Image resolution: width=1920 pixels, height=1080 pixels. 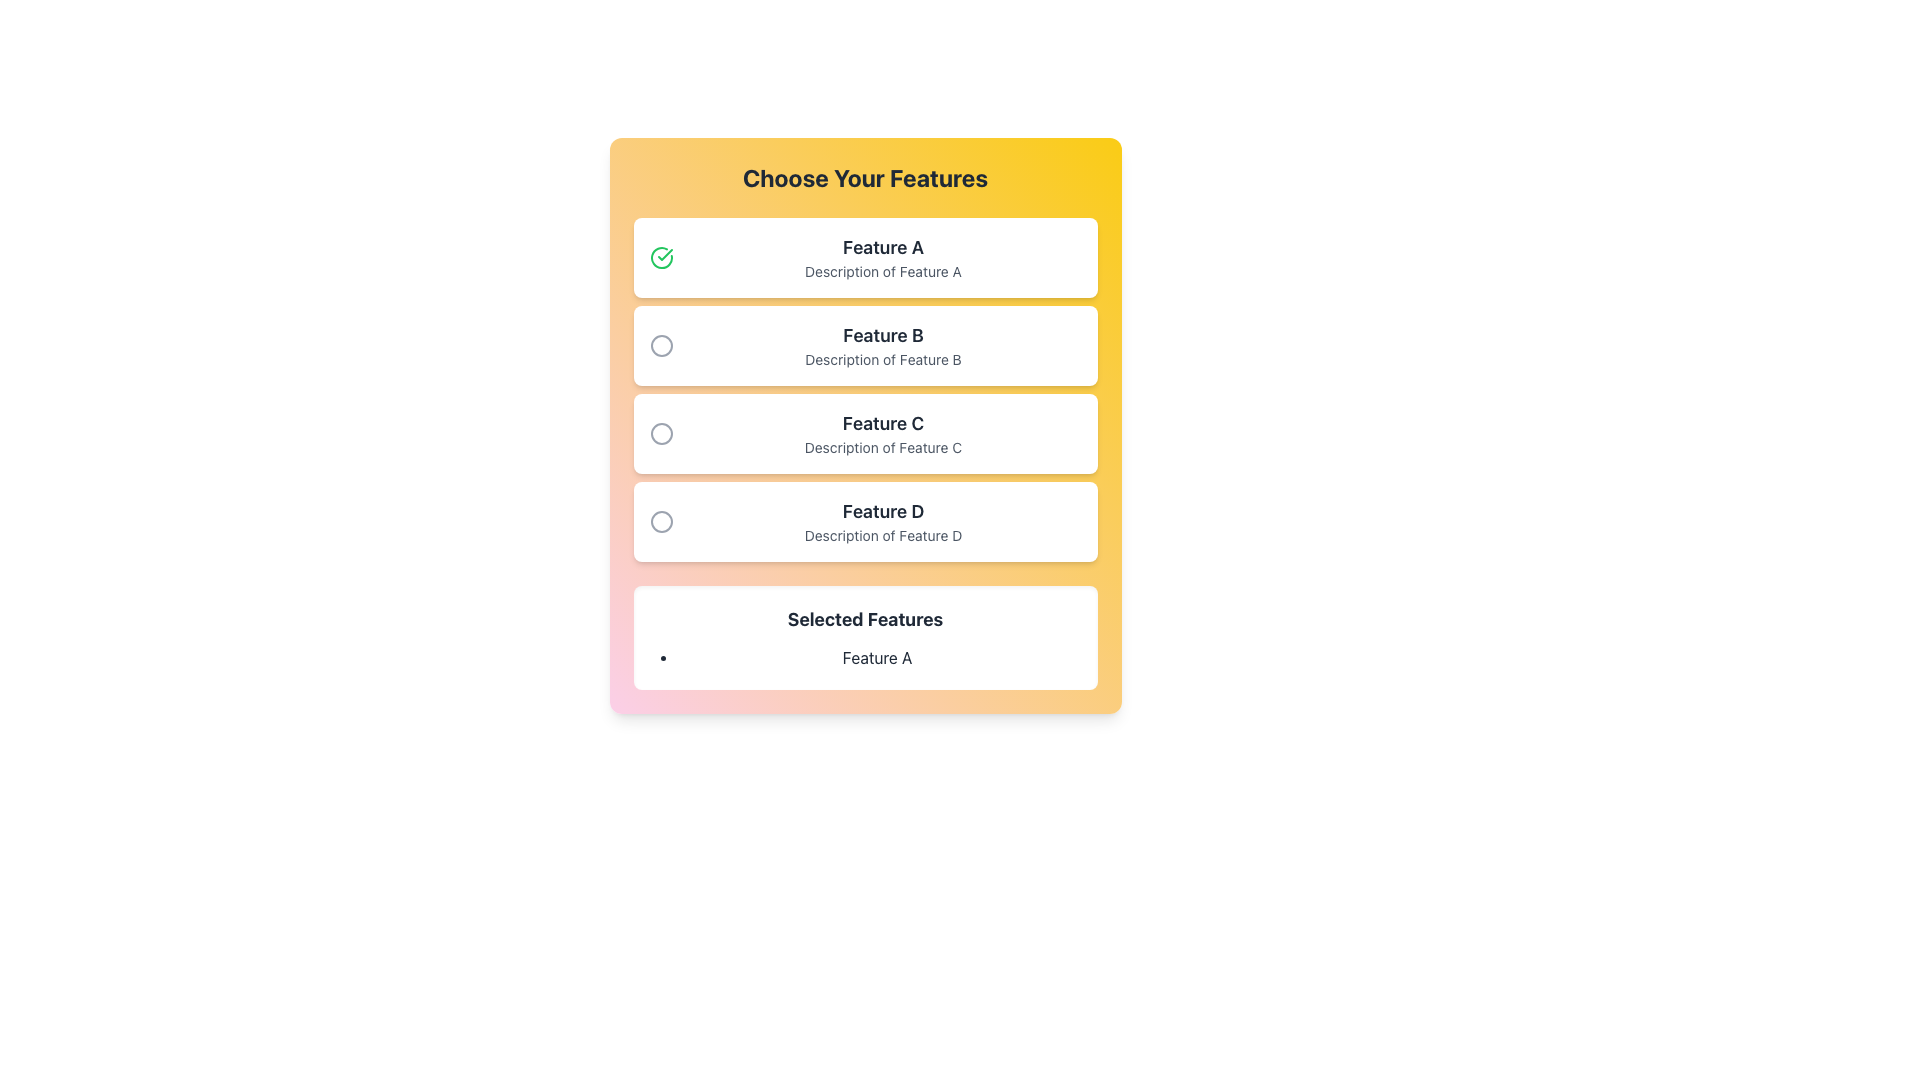 What do you see at coordinates (865, 637) in the screenshot?
I see `the 'Selected Features' section of the card that displays the title in bold and includes the list item 'Feature A'` at bounding box center [865, 637].